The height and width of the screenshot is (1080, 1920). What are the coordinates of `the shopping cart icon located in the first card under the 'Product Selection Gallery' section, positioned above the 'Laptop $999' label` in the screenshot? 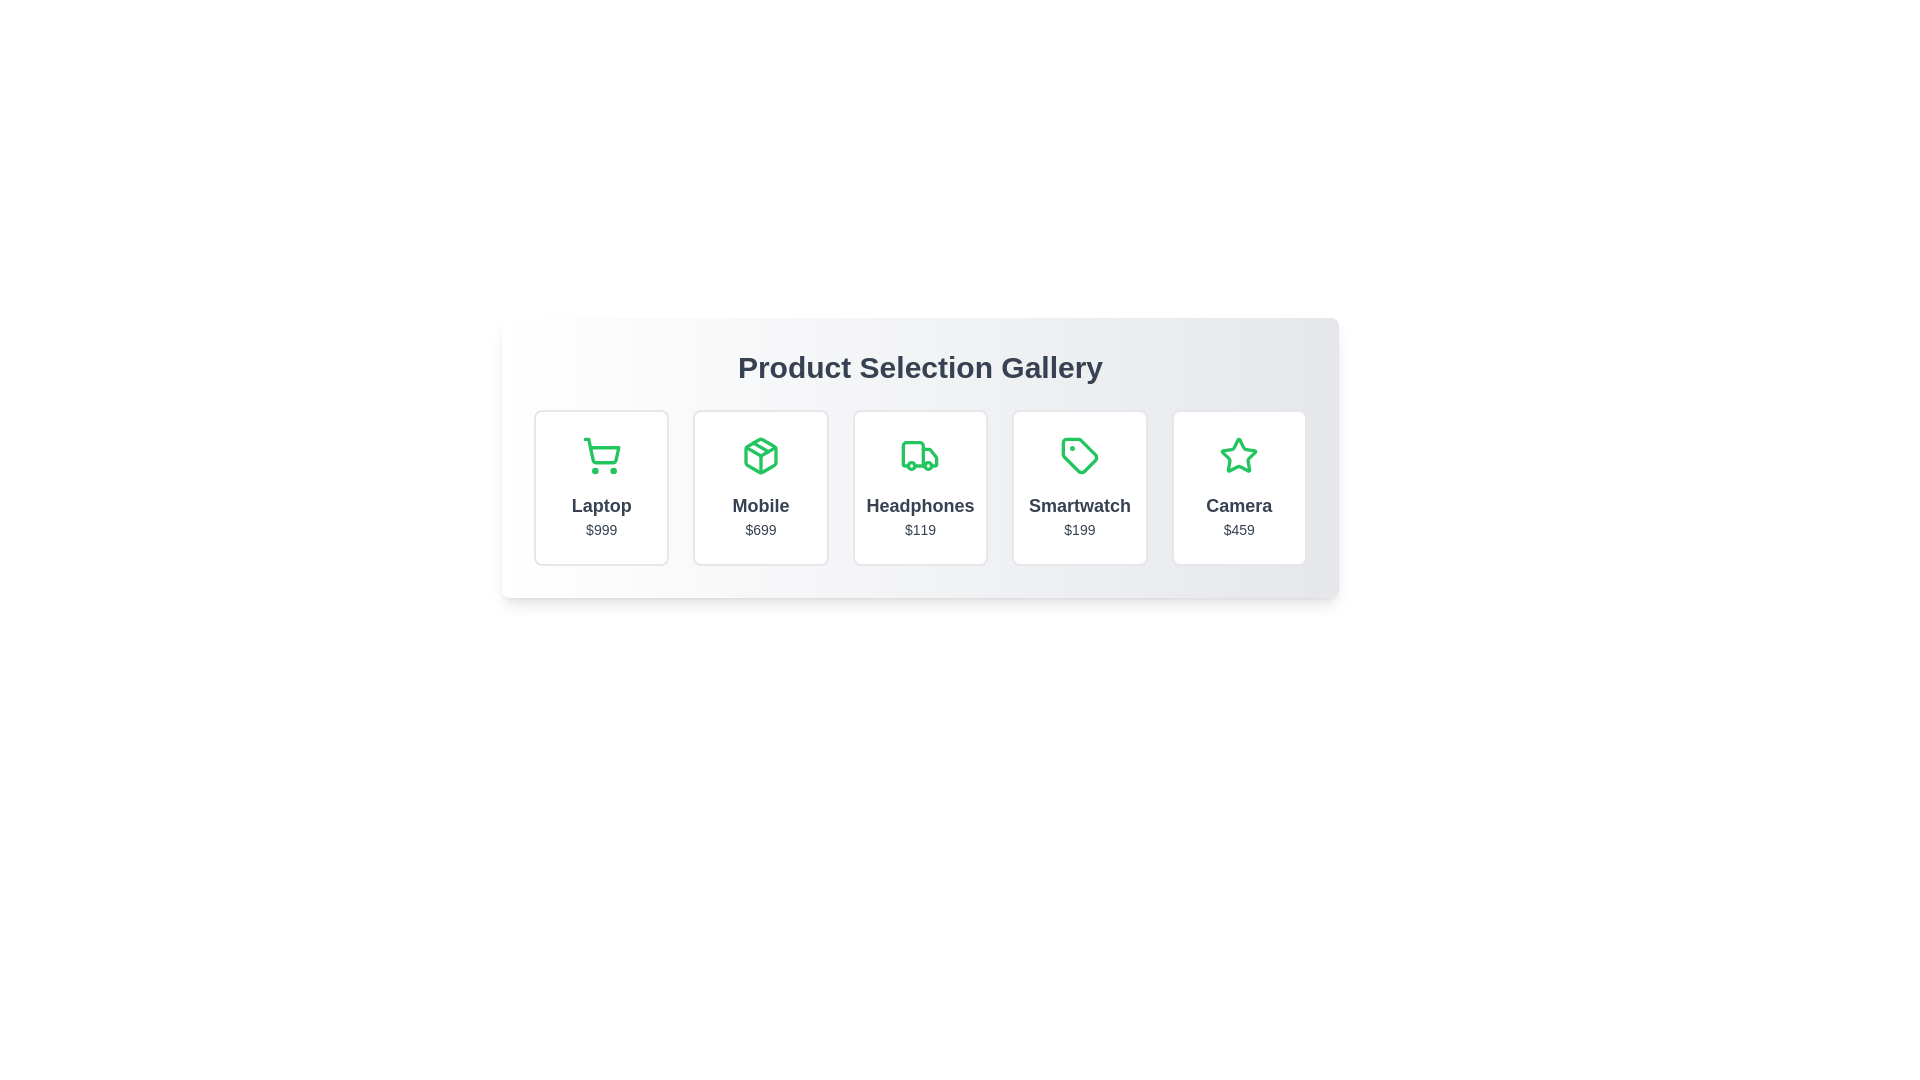 It's located at (600, 451).